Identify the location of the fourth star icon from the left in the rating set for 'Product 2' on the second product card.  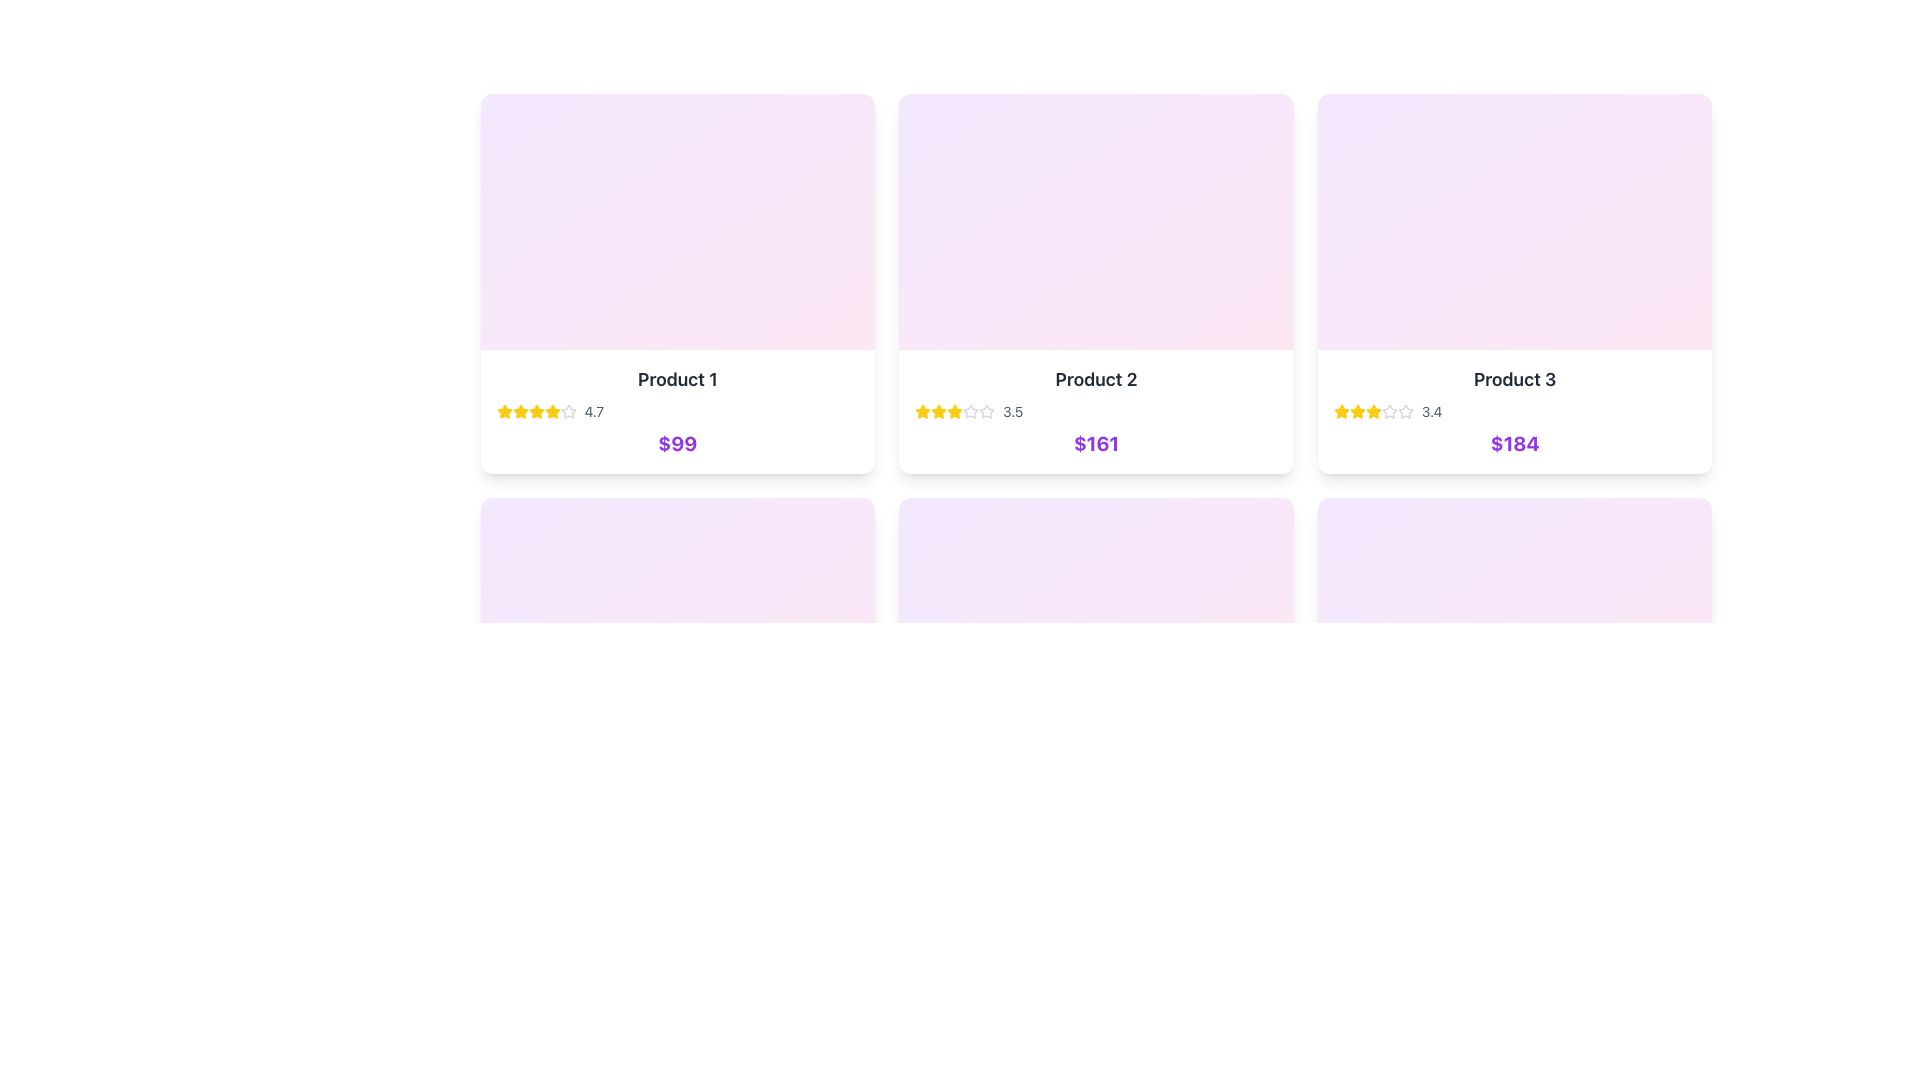
(954, 411).